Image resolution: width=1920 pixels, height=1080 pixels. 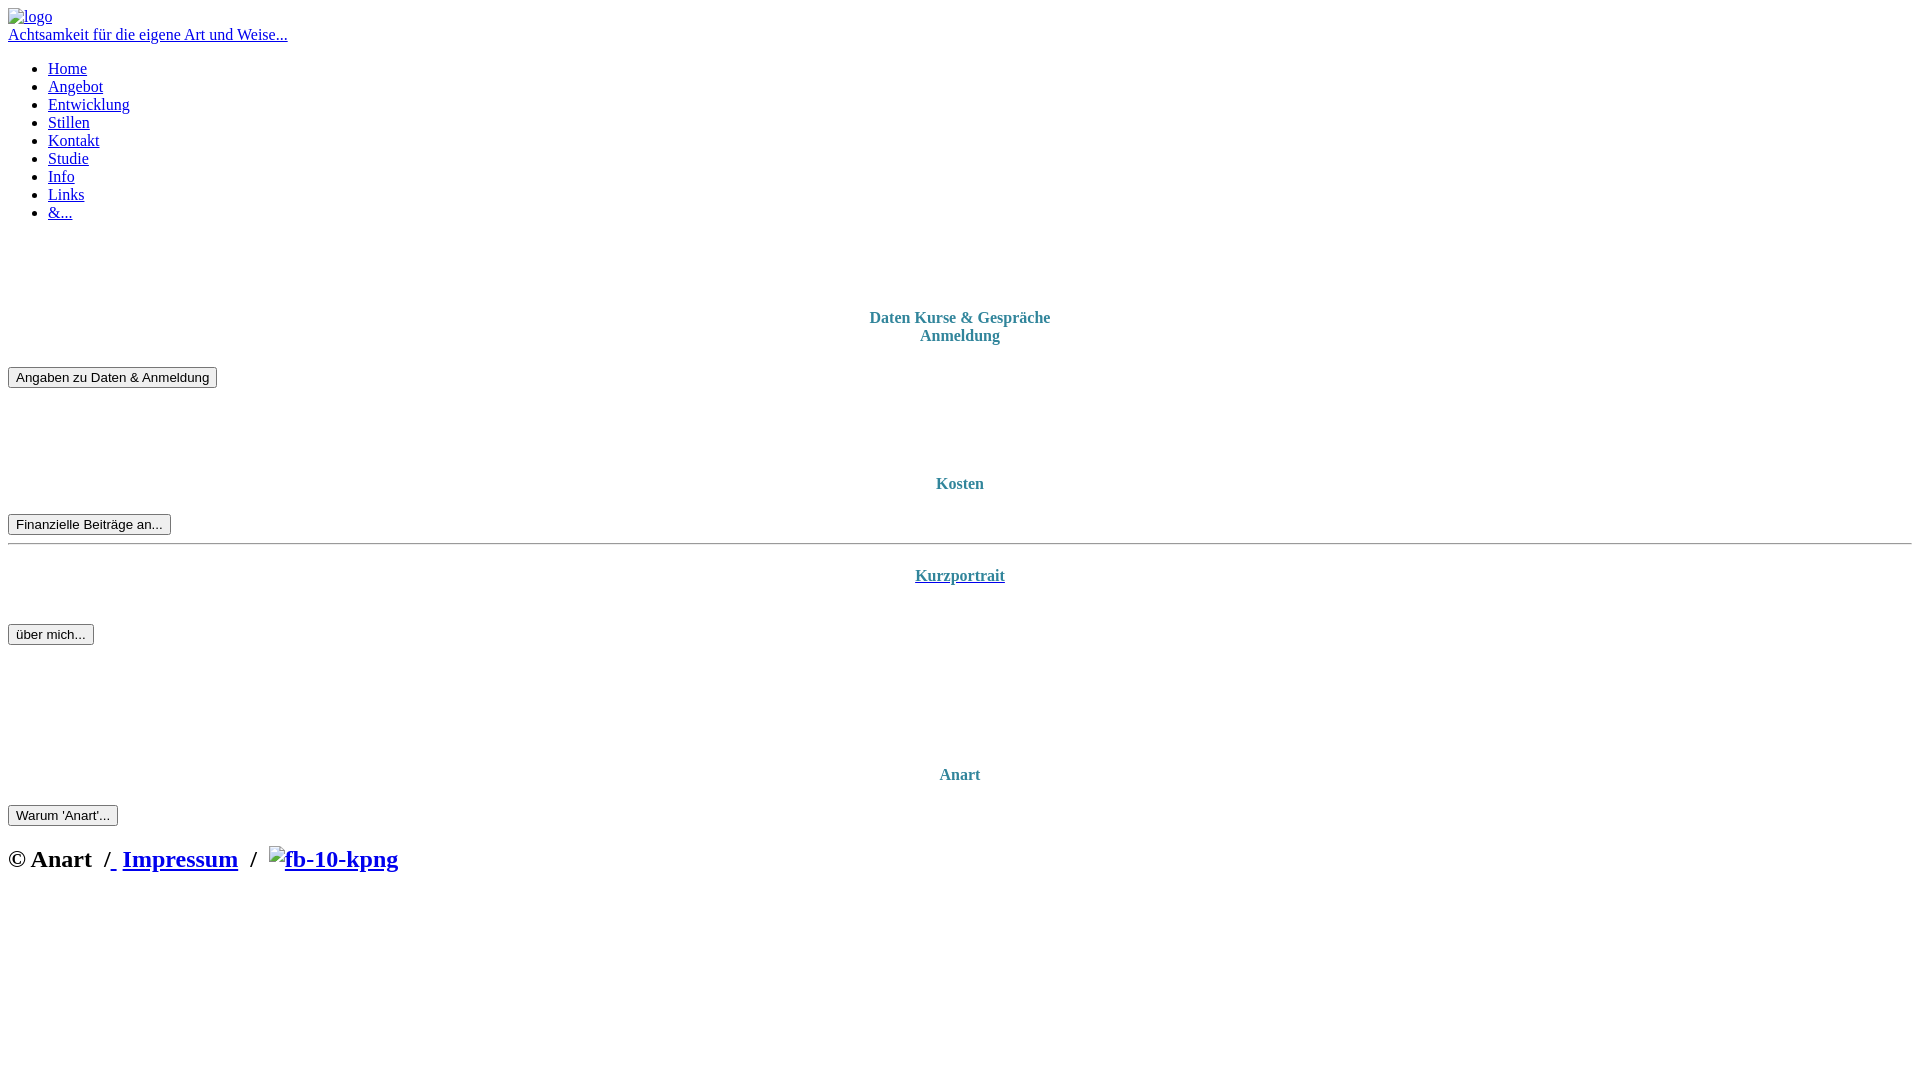 What do you see at coordinates (67, 67) in the screenshot?
I see `'Home'` at bounding box center [67, 67].